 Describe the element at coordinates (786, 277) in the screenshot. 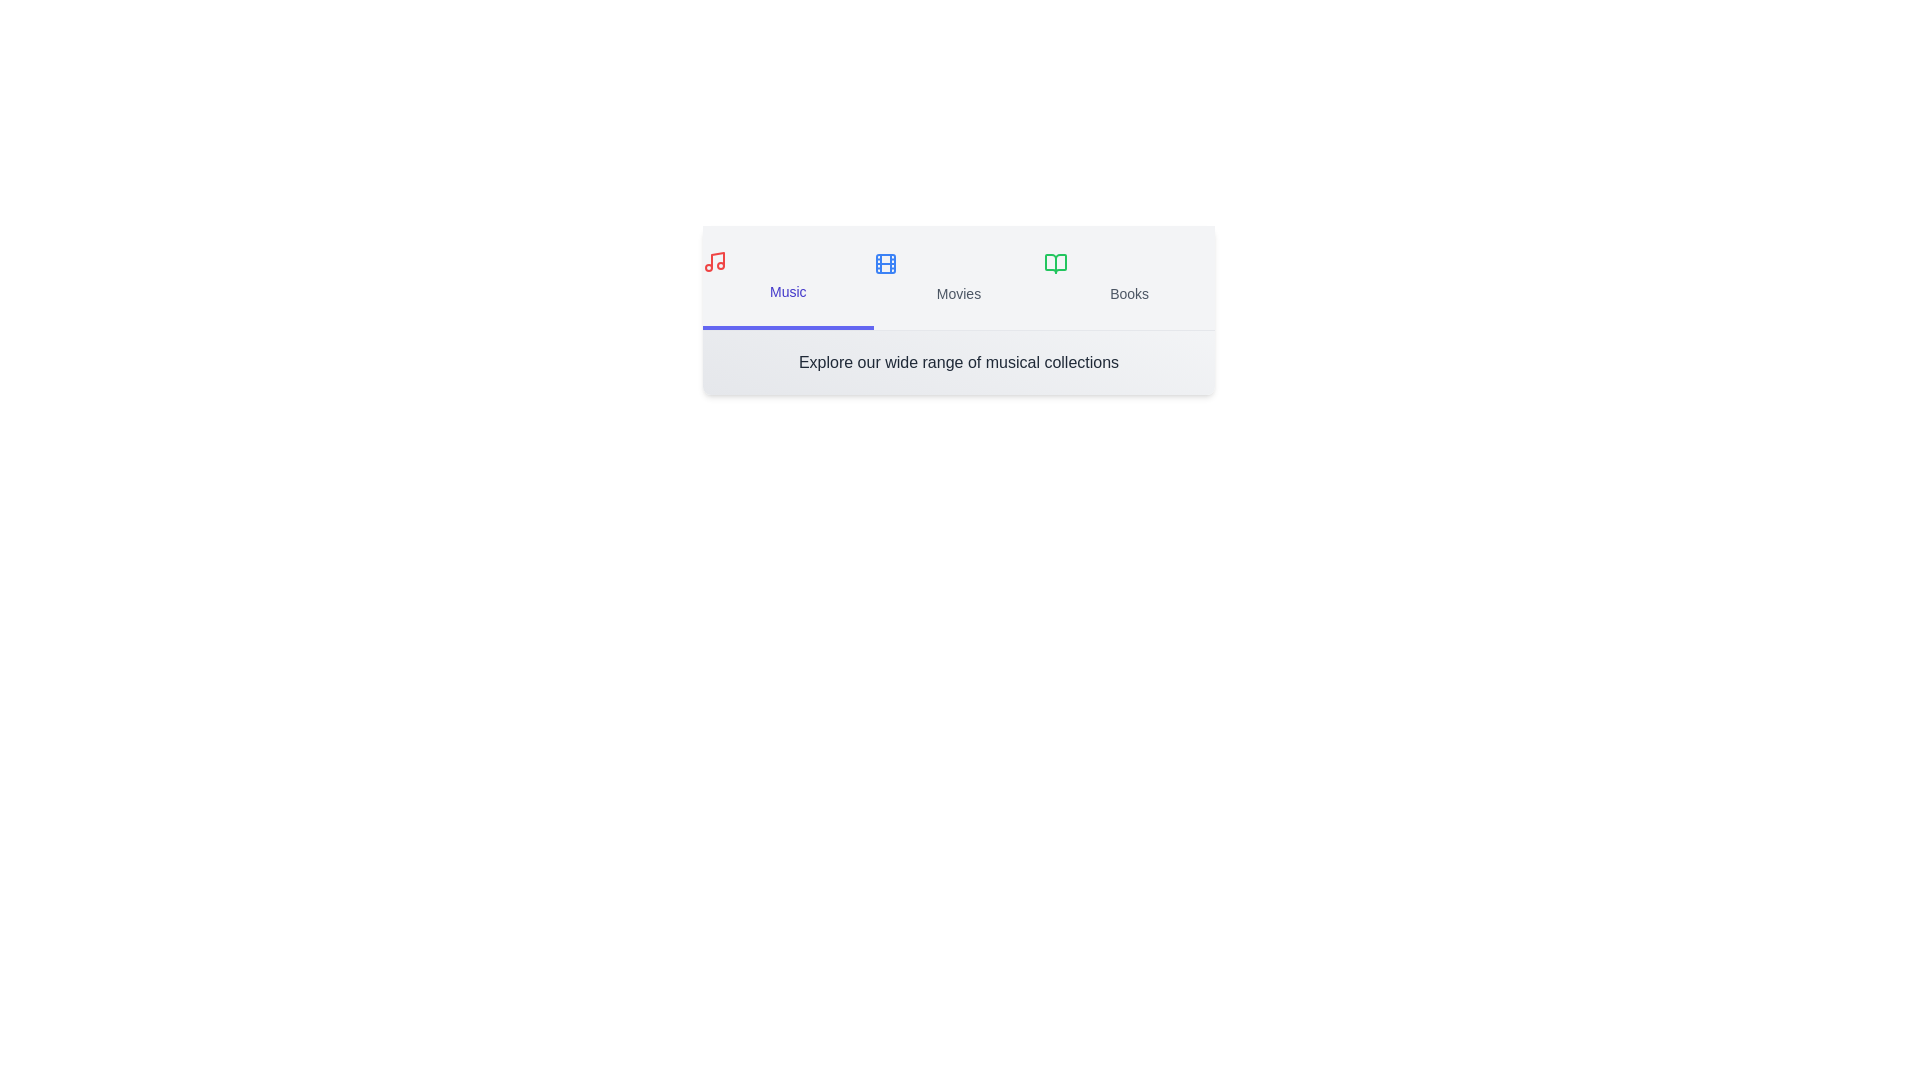

I see `the Music tab to switch to its section` at that location.